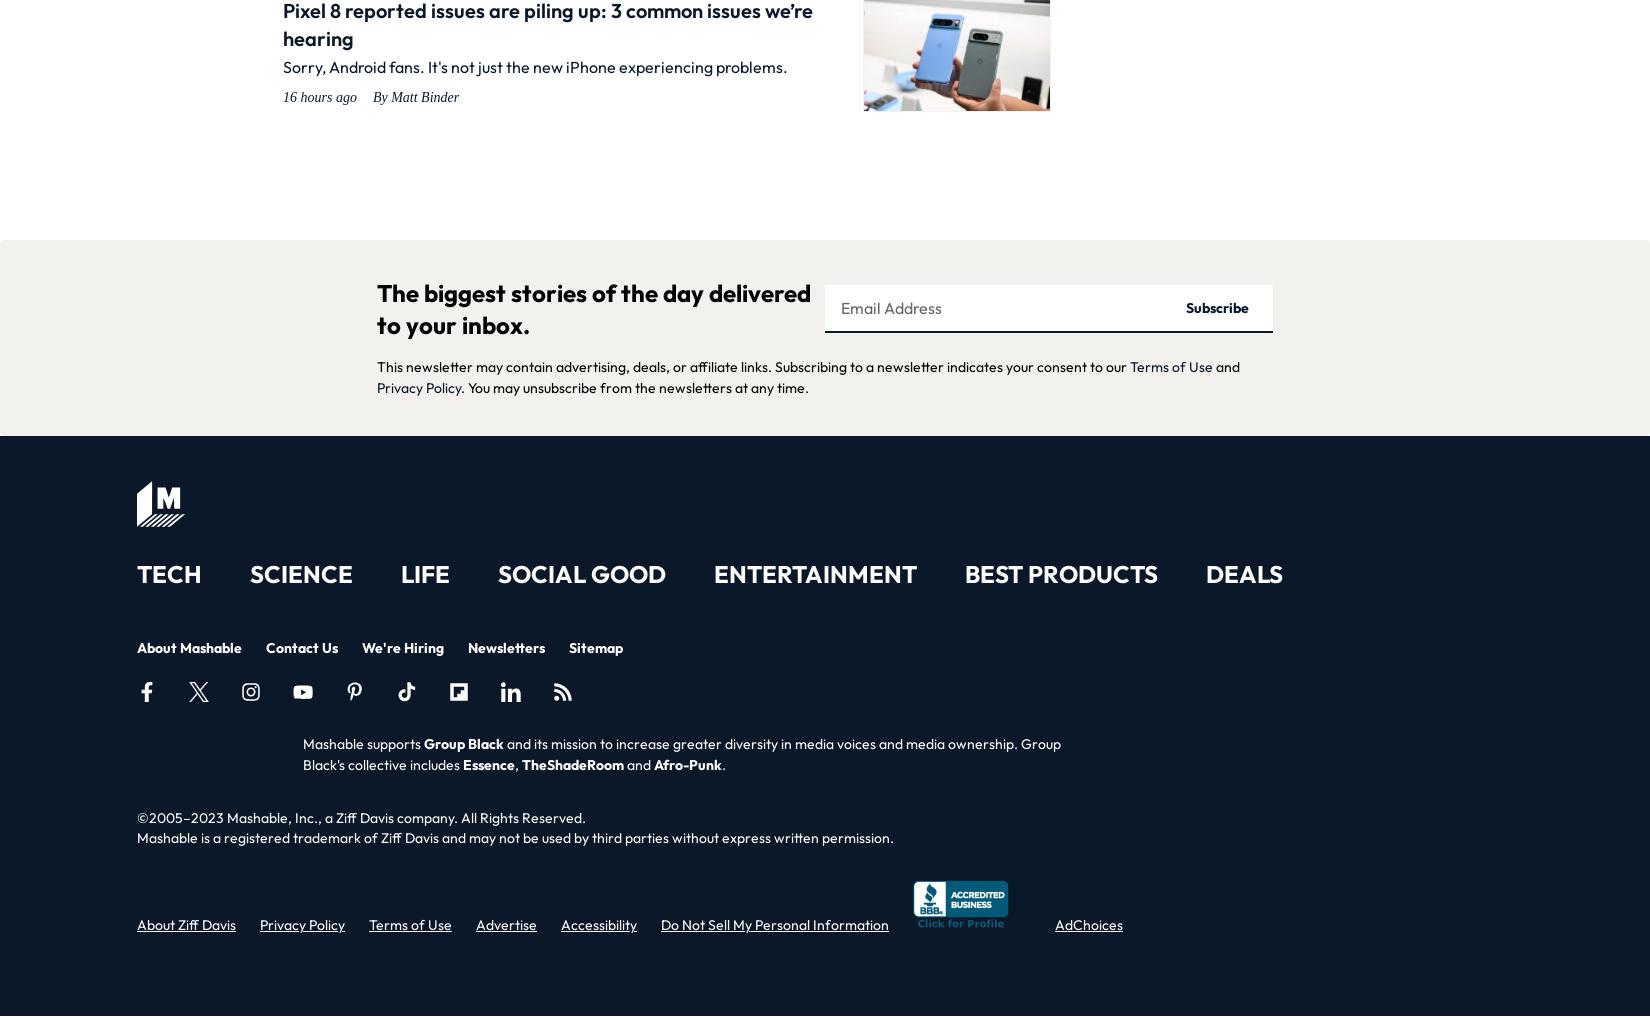 The height and width of the screenshot is (1018, 1650). Describe the element at coordinates (774, 923) in the screenshot. I see `'Do Not Sell My Personal Information'` at that location.